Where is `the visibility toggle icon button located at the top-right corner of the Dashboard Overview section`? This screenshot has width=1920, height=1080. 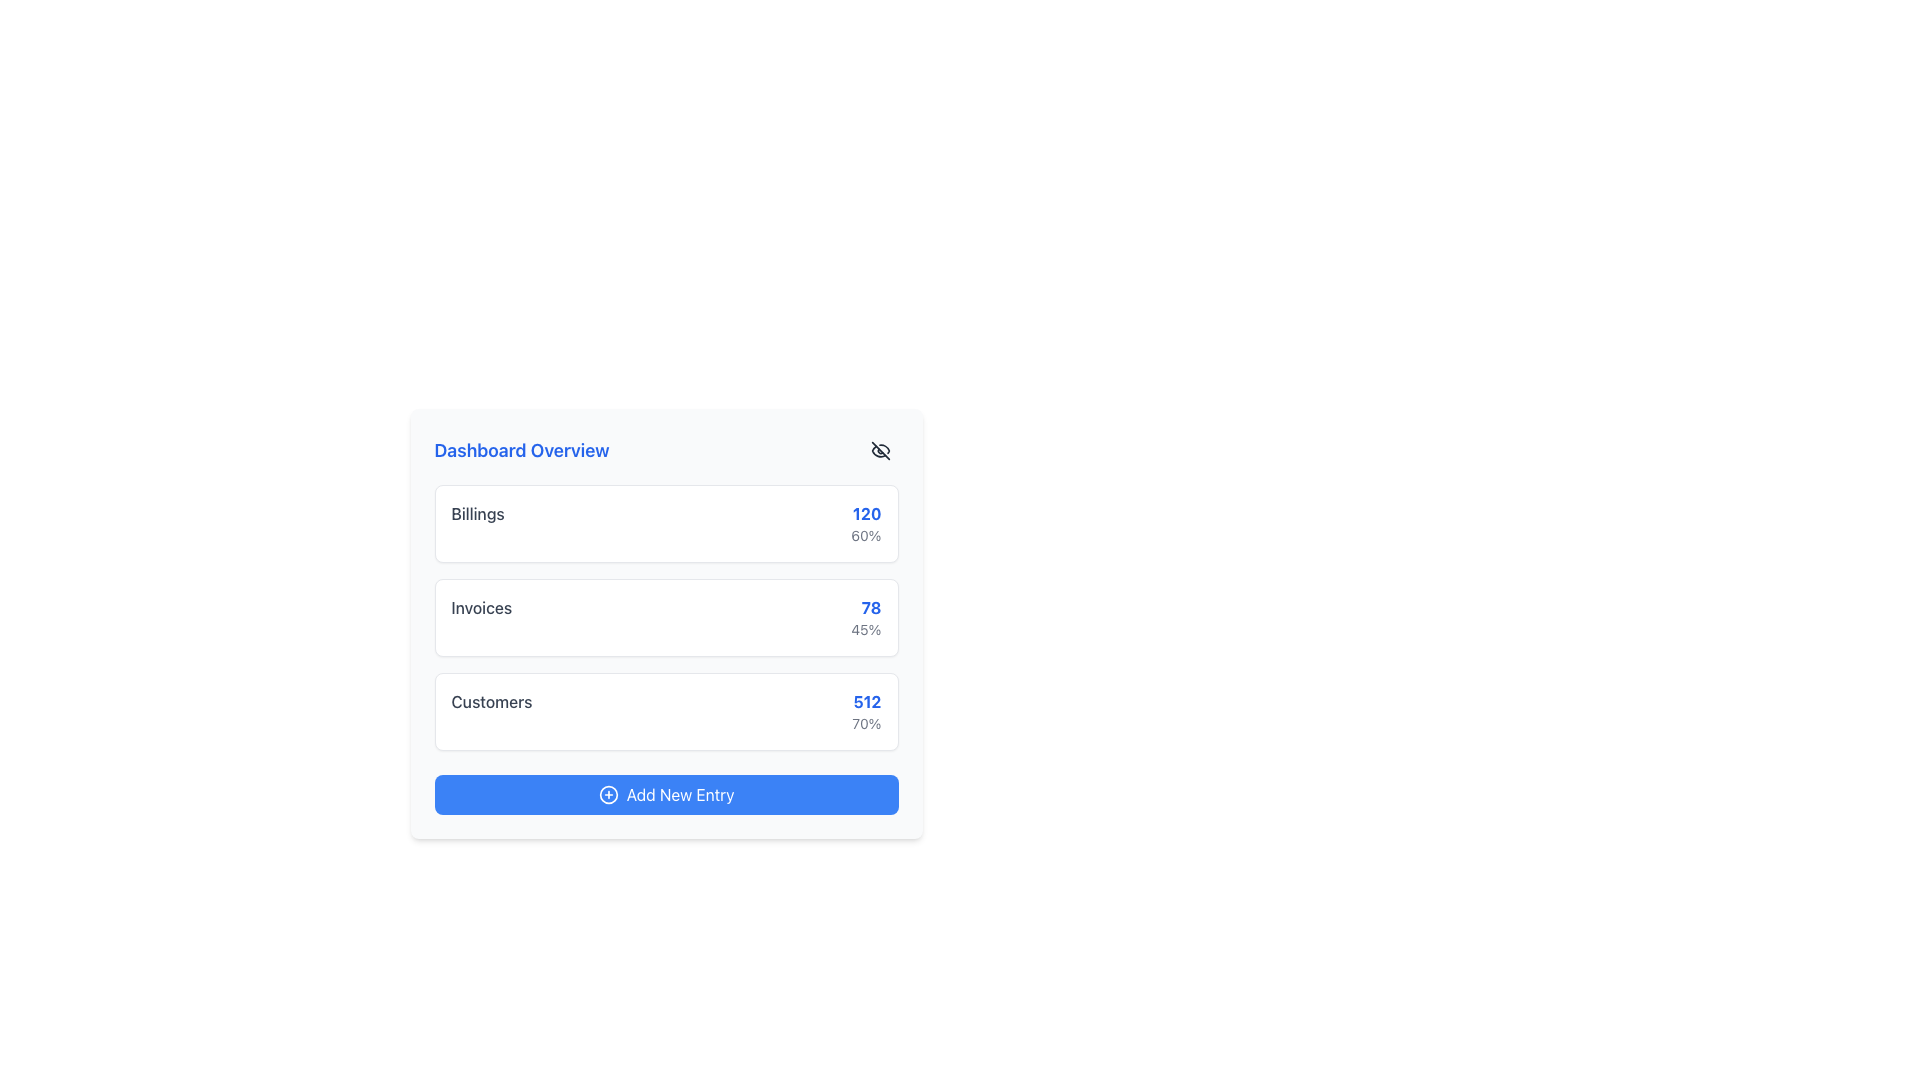 the visibility toggle icon button located at the top-right corner of the Dashboard Overview section is located at coordinates (880, 451).